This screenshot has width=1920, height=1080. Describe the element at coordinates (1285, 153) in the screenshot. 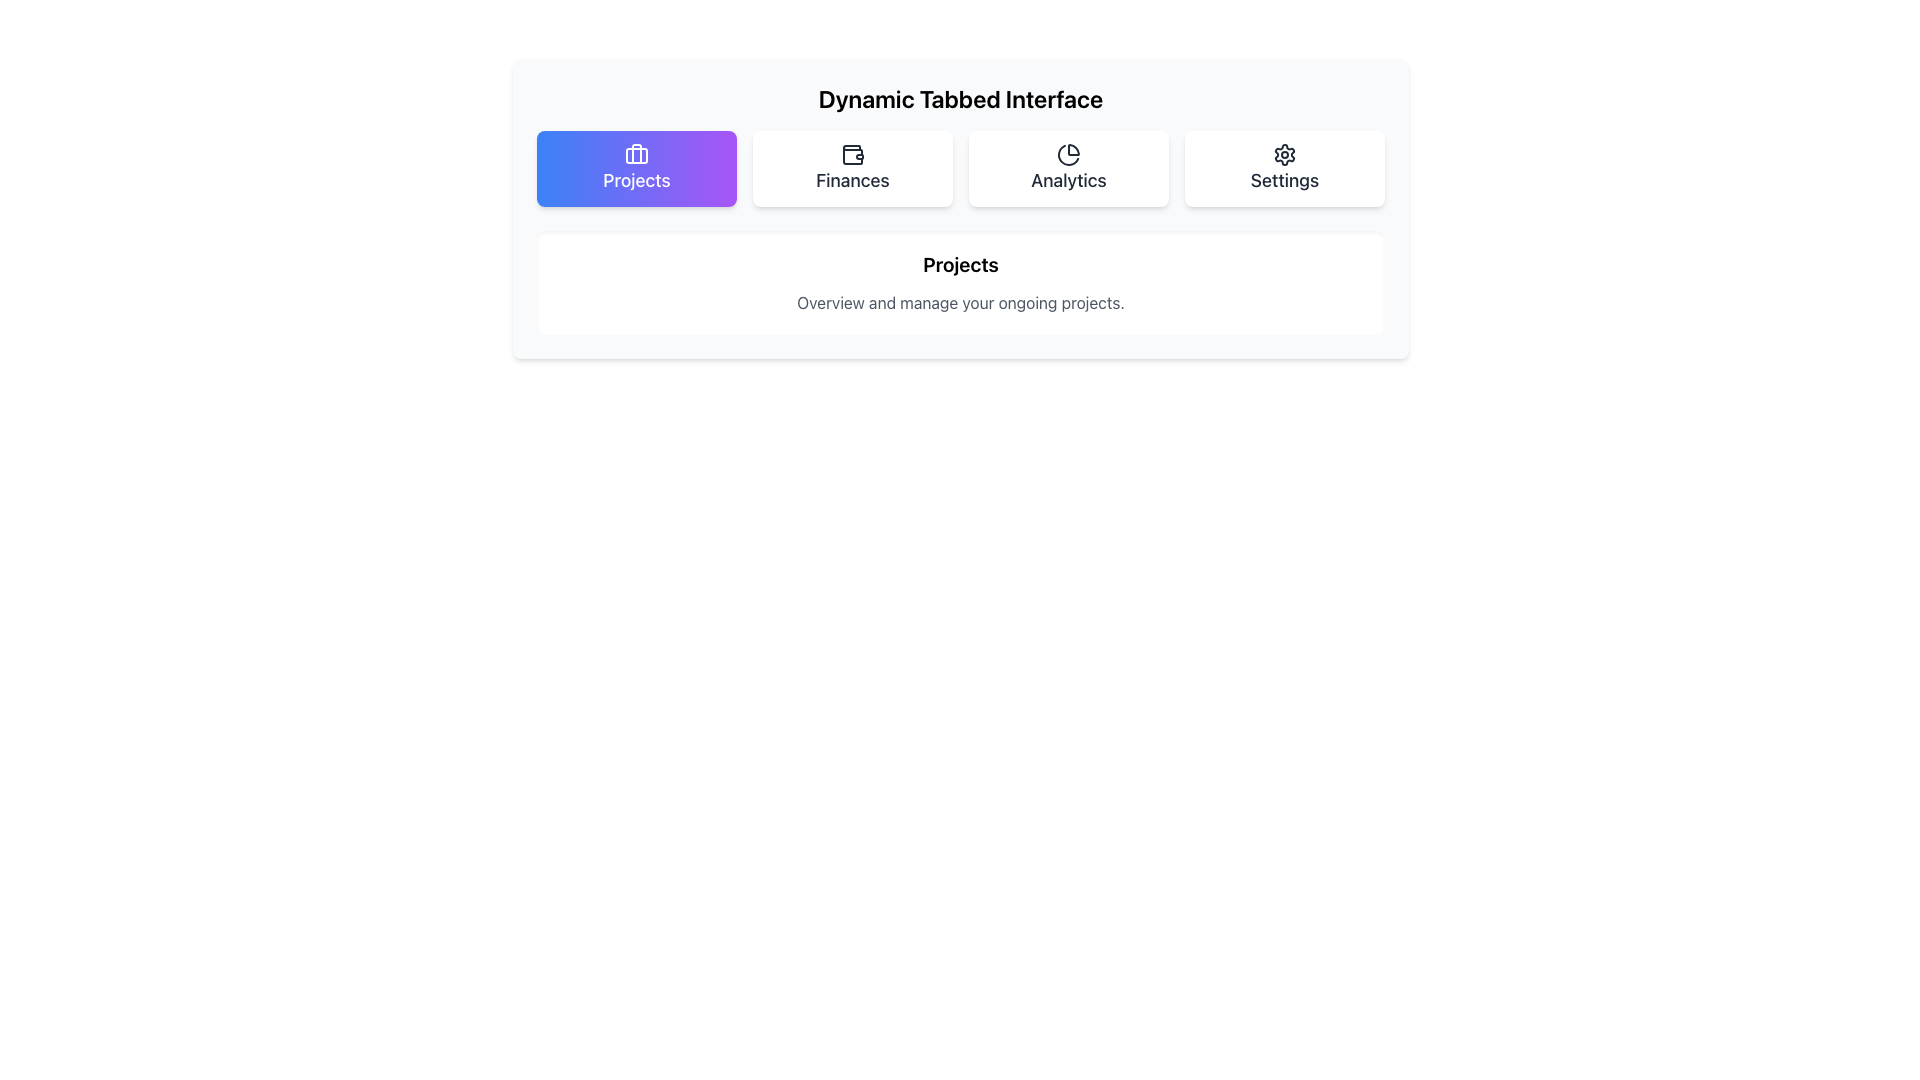

I see `the gear icon in the 'Settings' tab located in the top right corner of the interface, which is above the text 'Settings'` at that location.